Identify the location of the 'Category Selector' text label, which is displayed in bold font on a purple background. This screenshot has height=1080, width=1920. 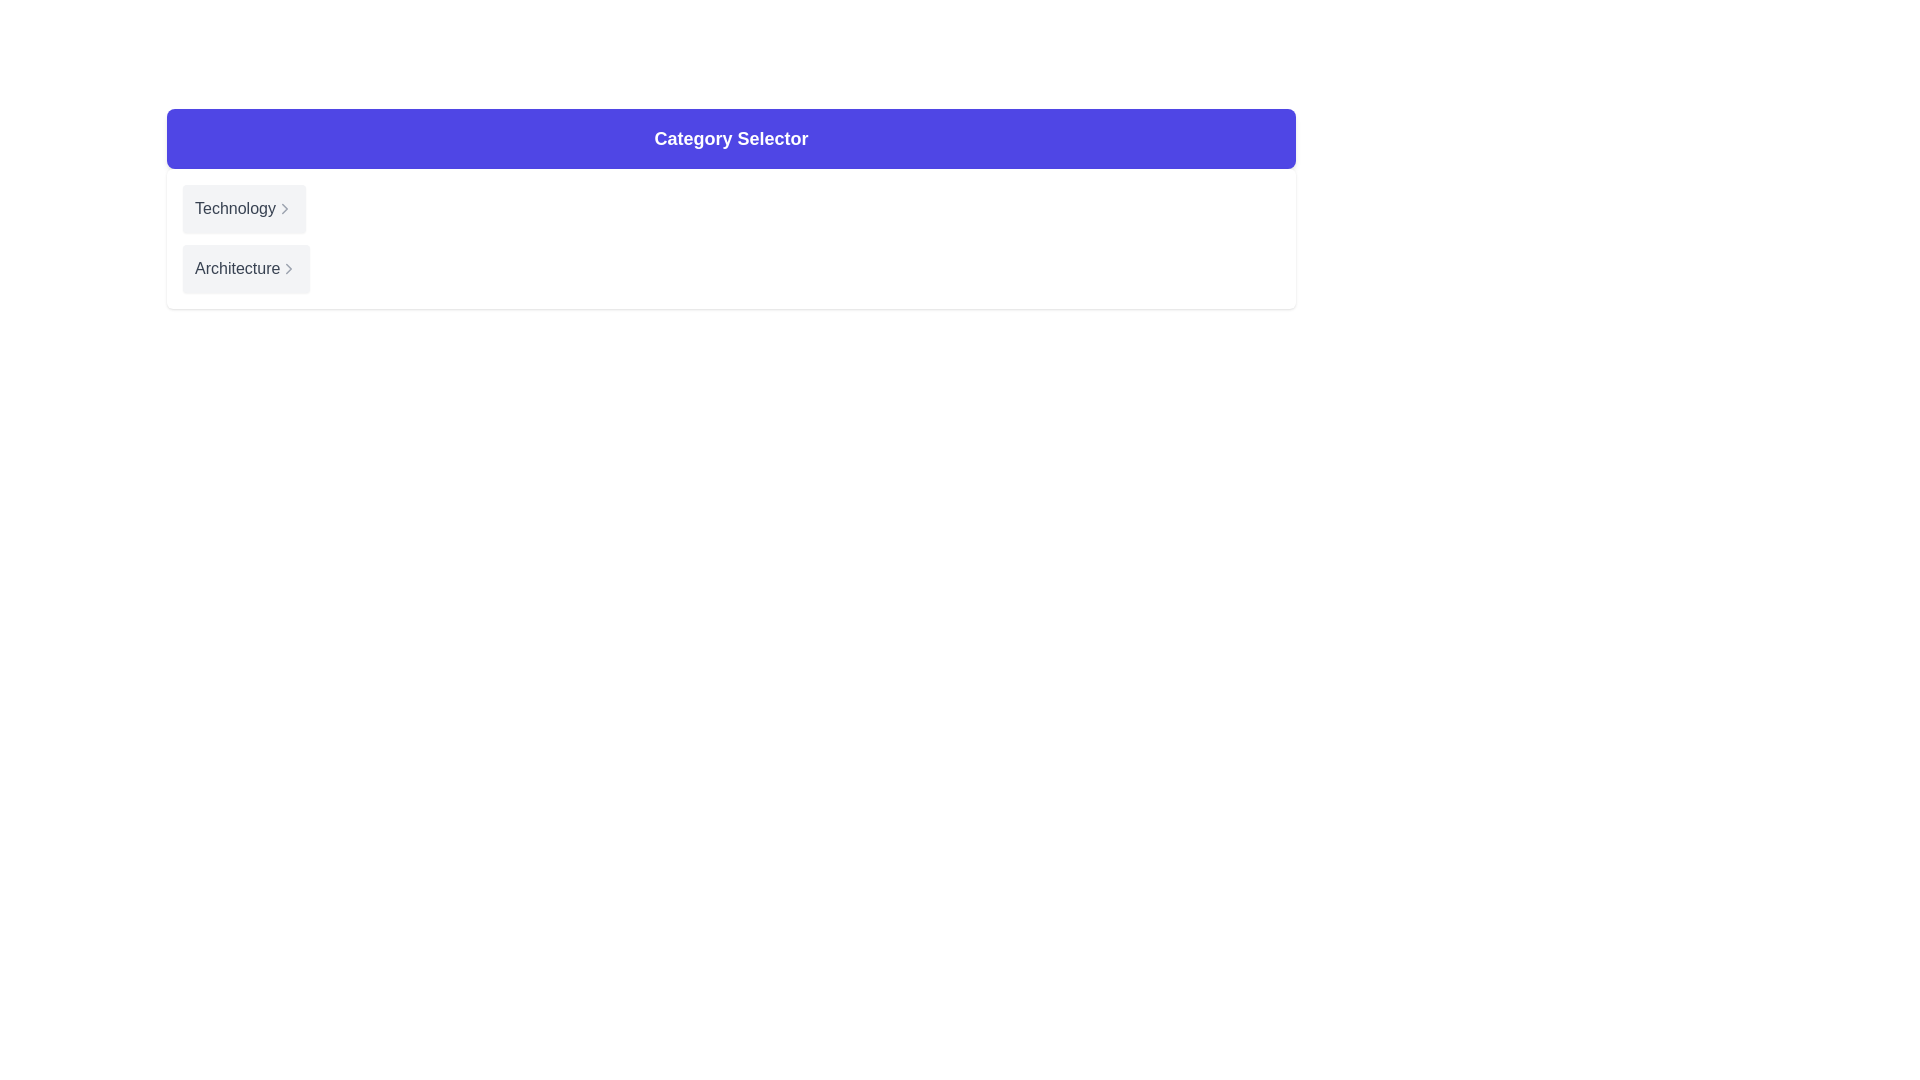
(730, 137).